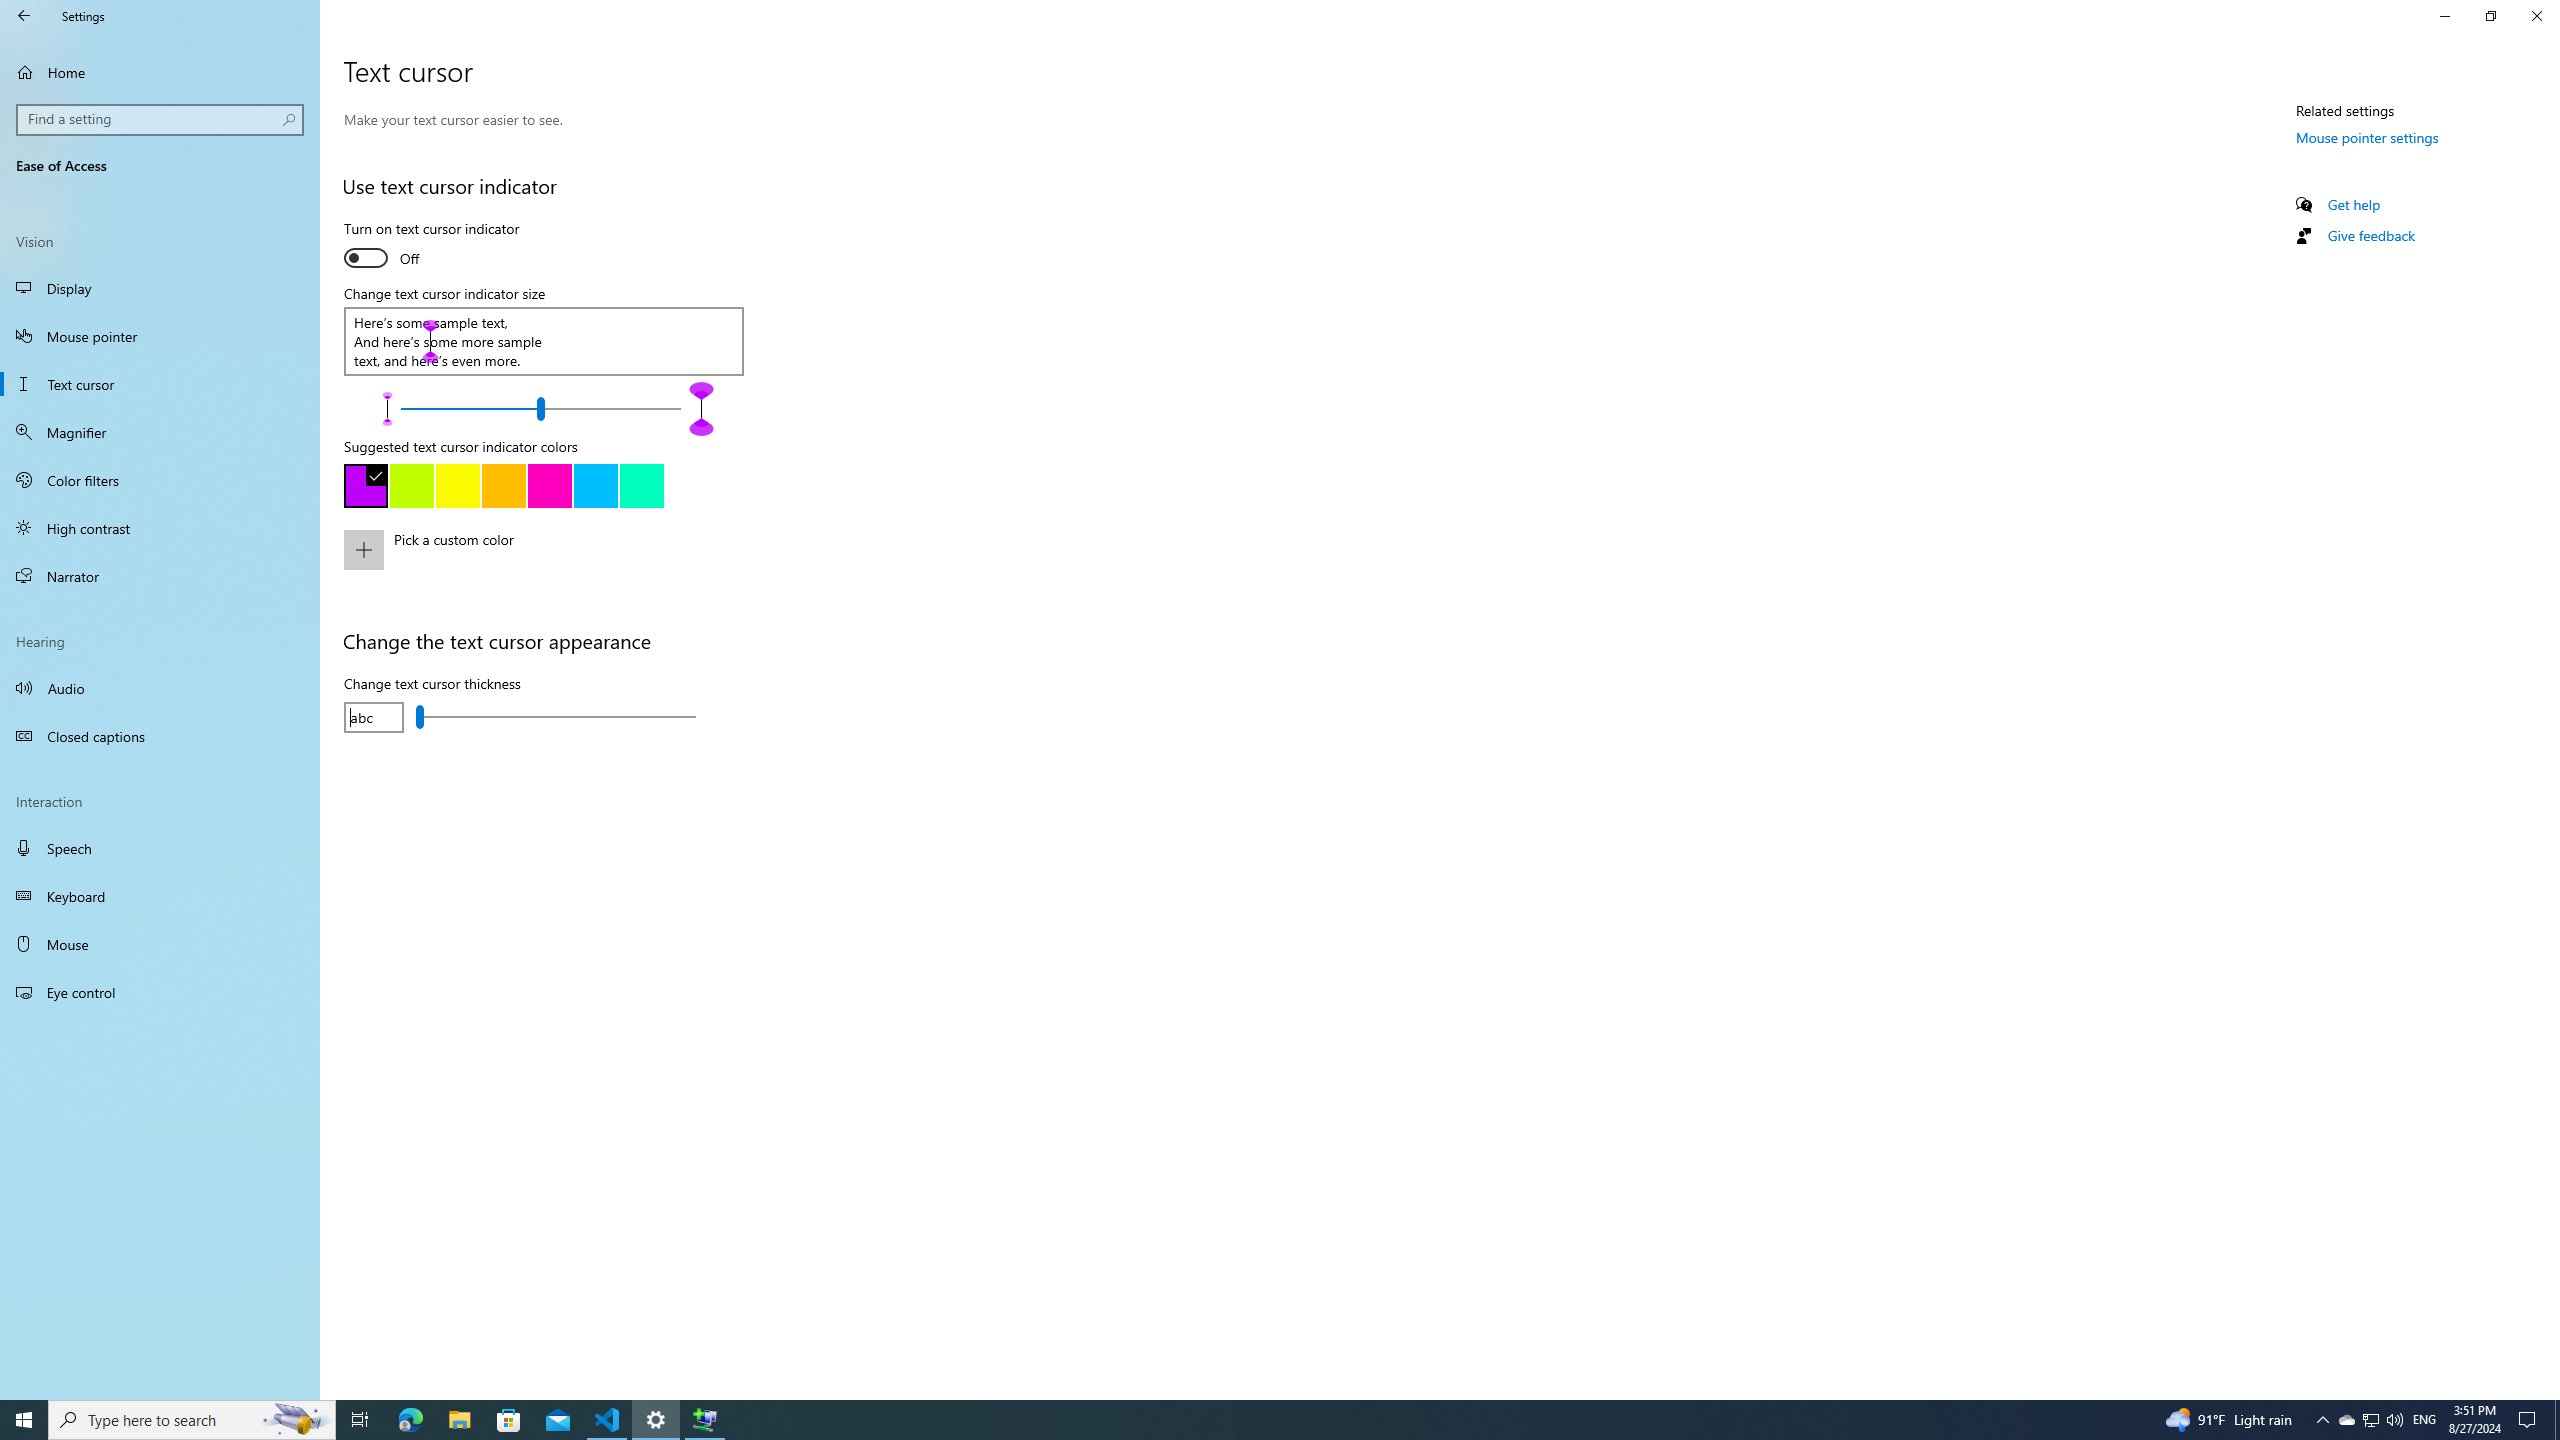  I want to click on 'Extensible Wizards Host Process - 1 running window', so click(705, 1418).